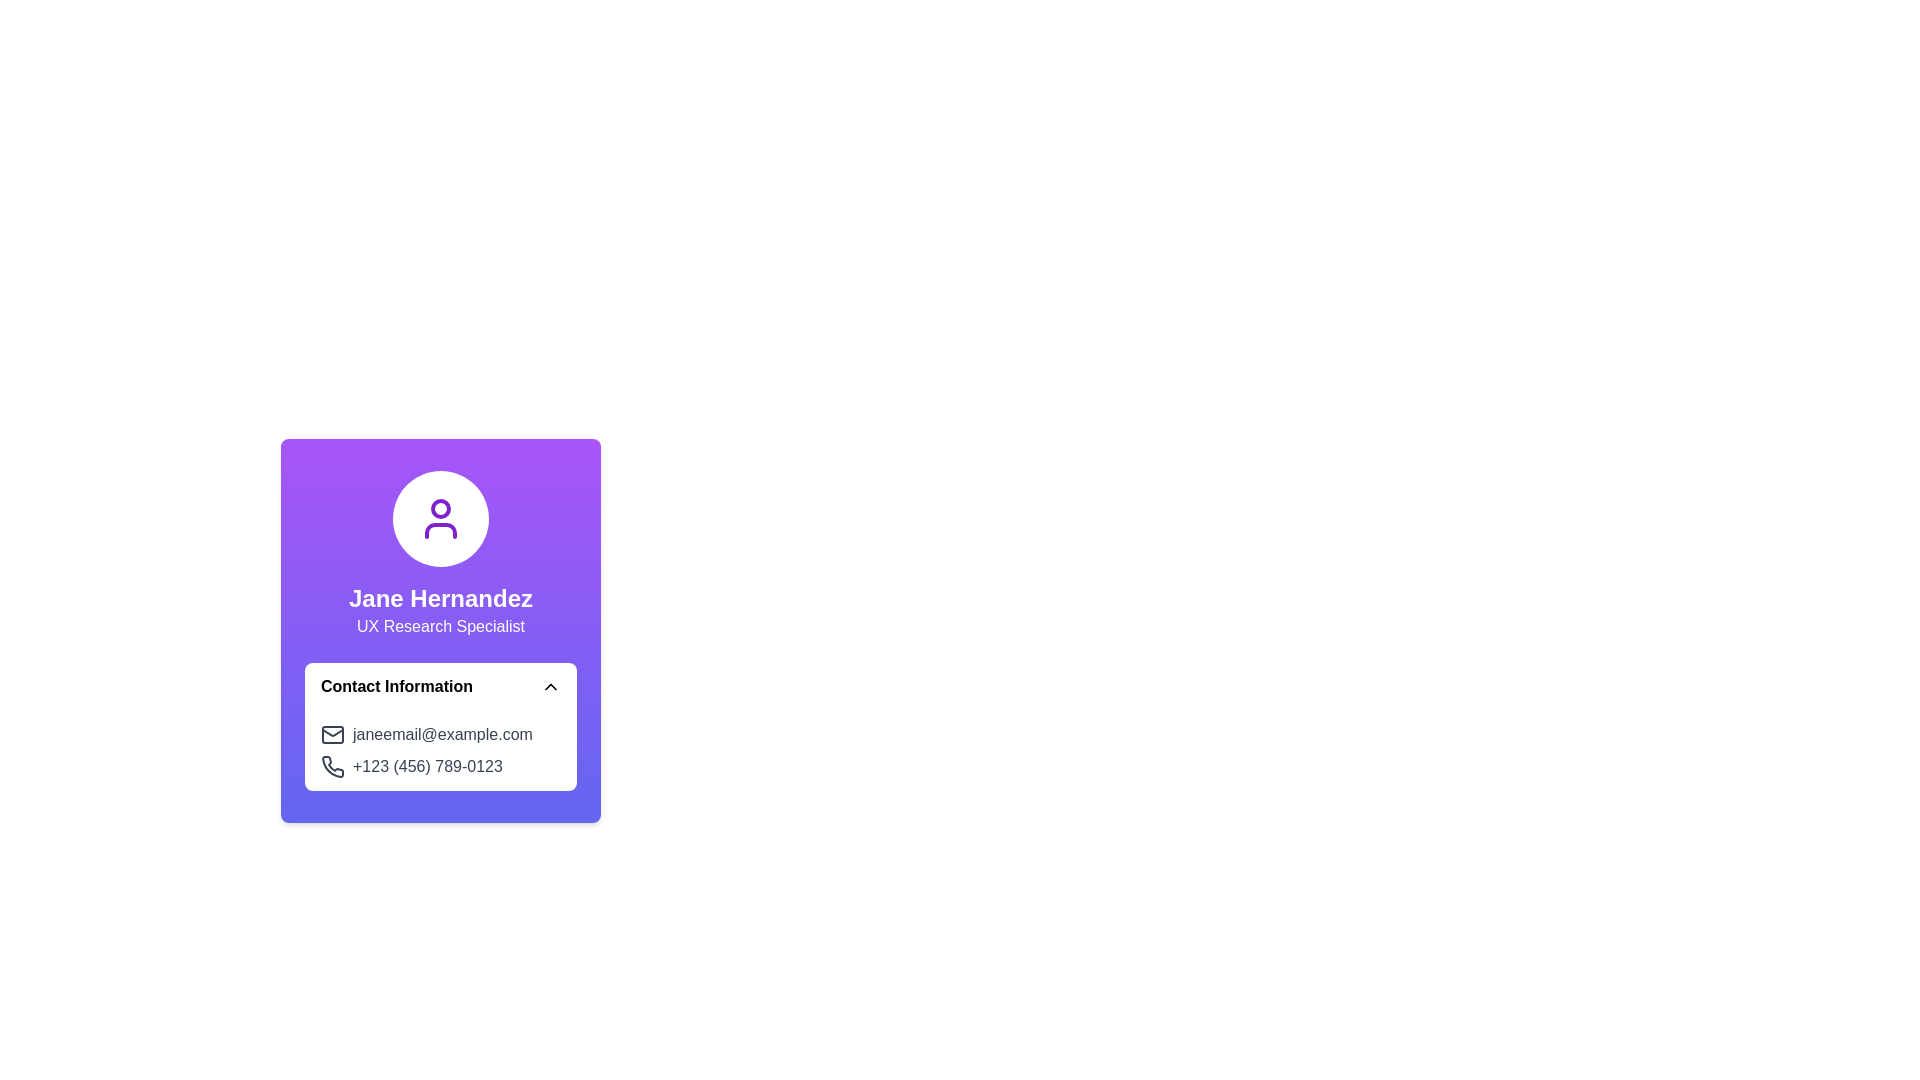 This screenshot has height=1080, width=1920. I want to click on the text label displaying the email address 'janeemail@example.com' which is located beneath the 'Contact Information' header and adjacent to an envelope icon, so click(441, 735).